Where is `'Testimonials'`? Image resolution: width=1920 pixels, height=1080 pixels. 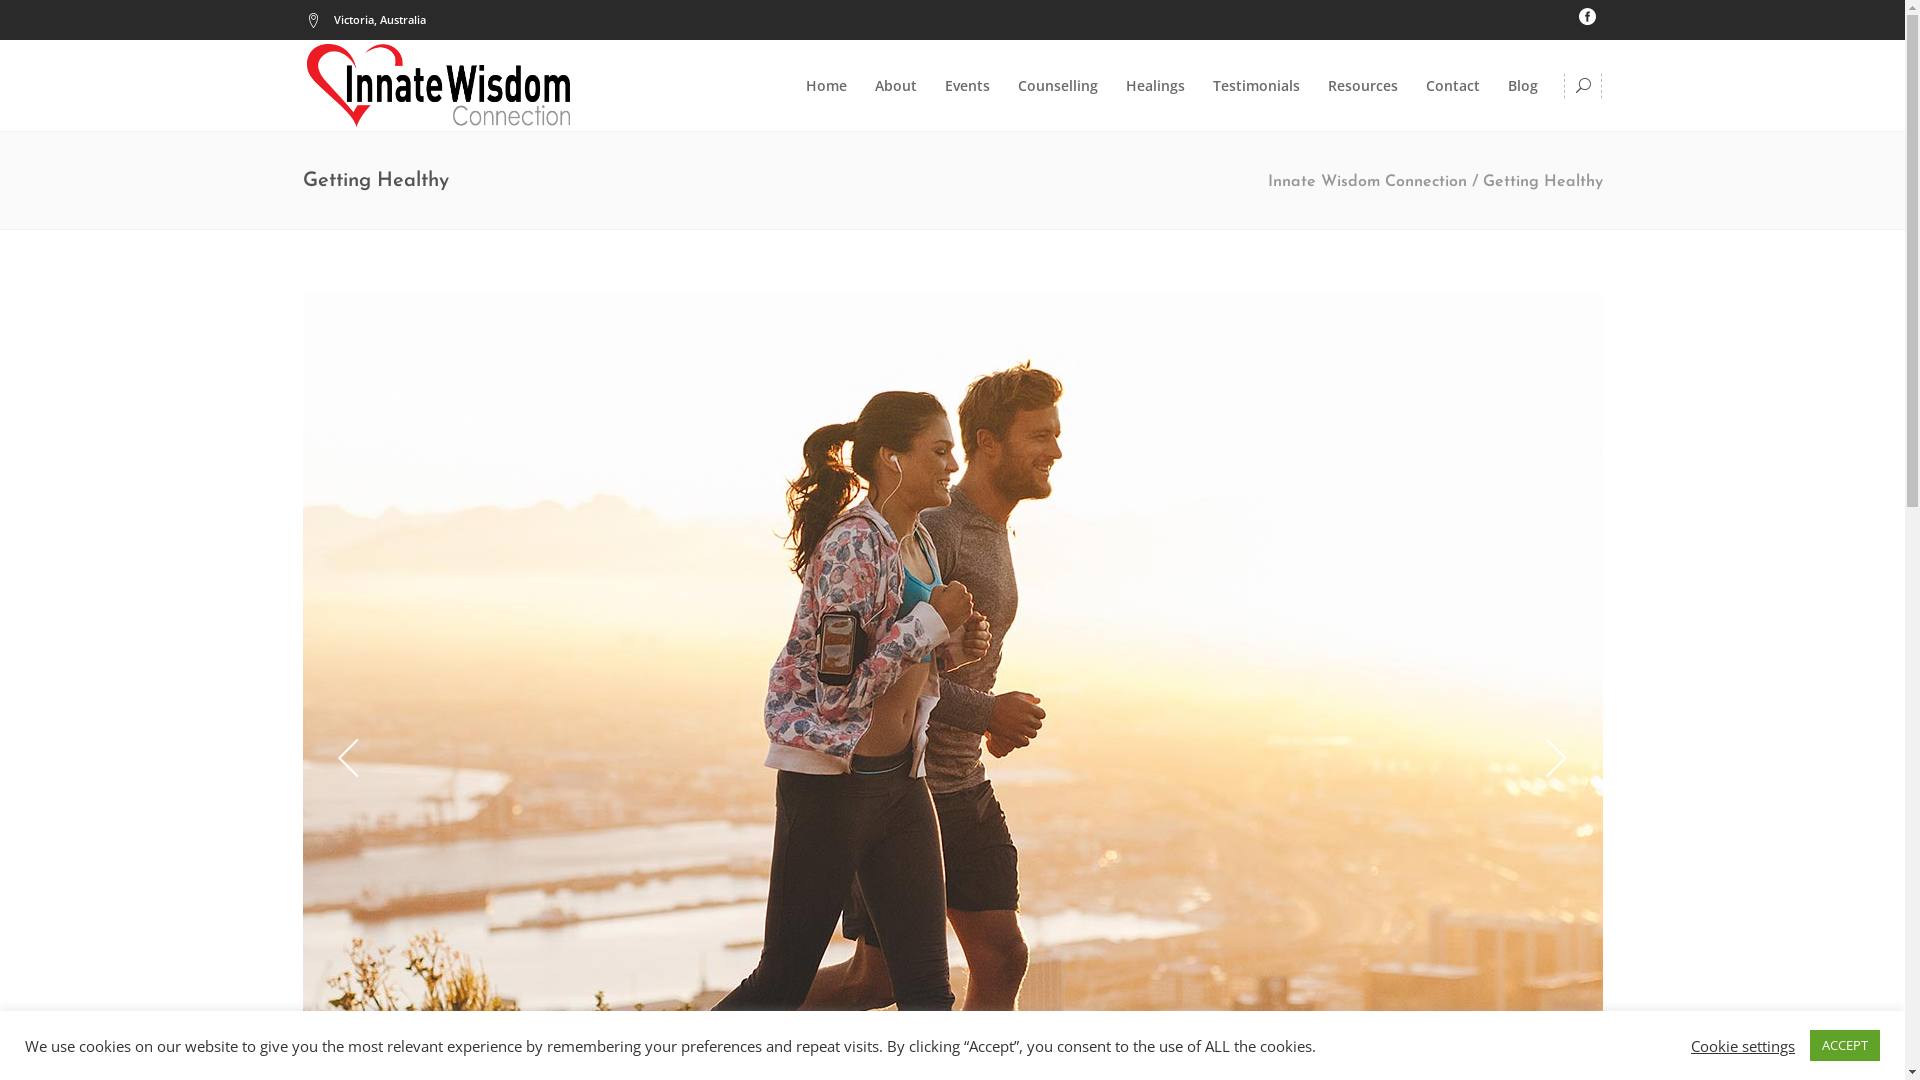 'Testimonials' is located at coordinates (1254, 84).